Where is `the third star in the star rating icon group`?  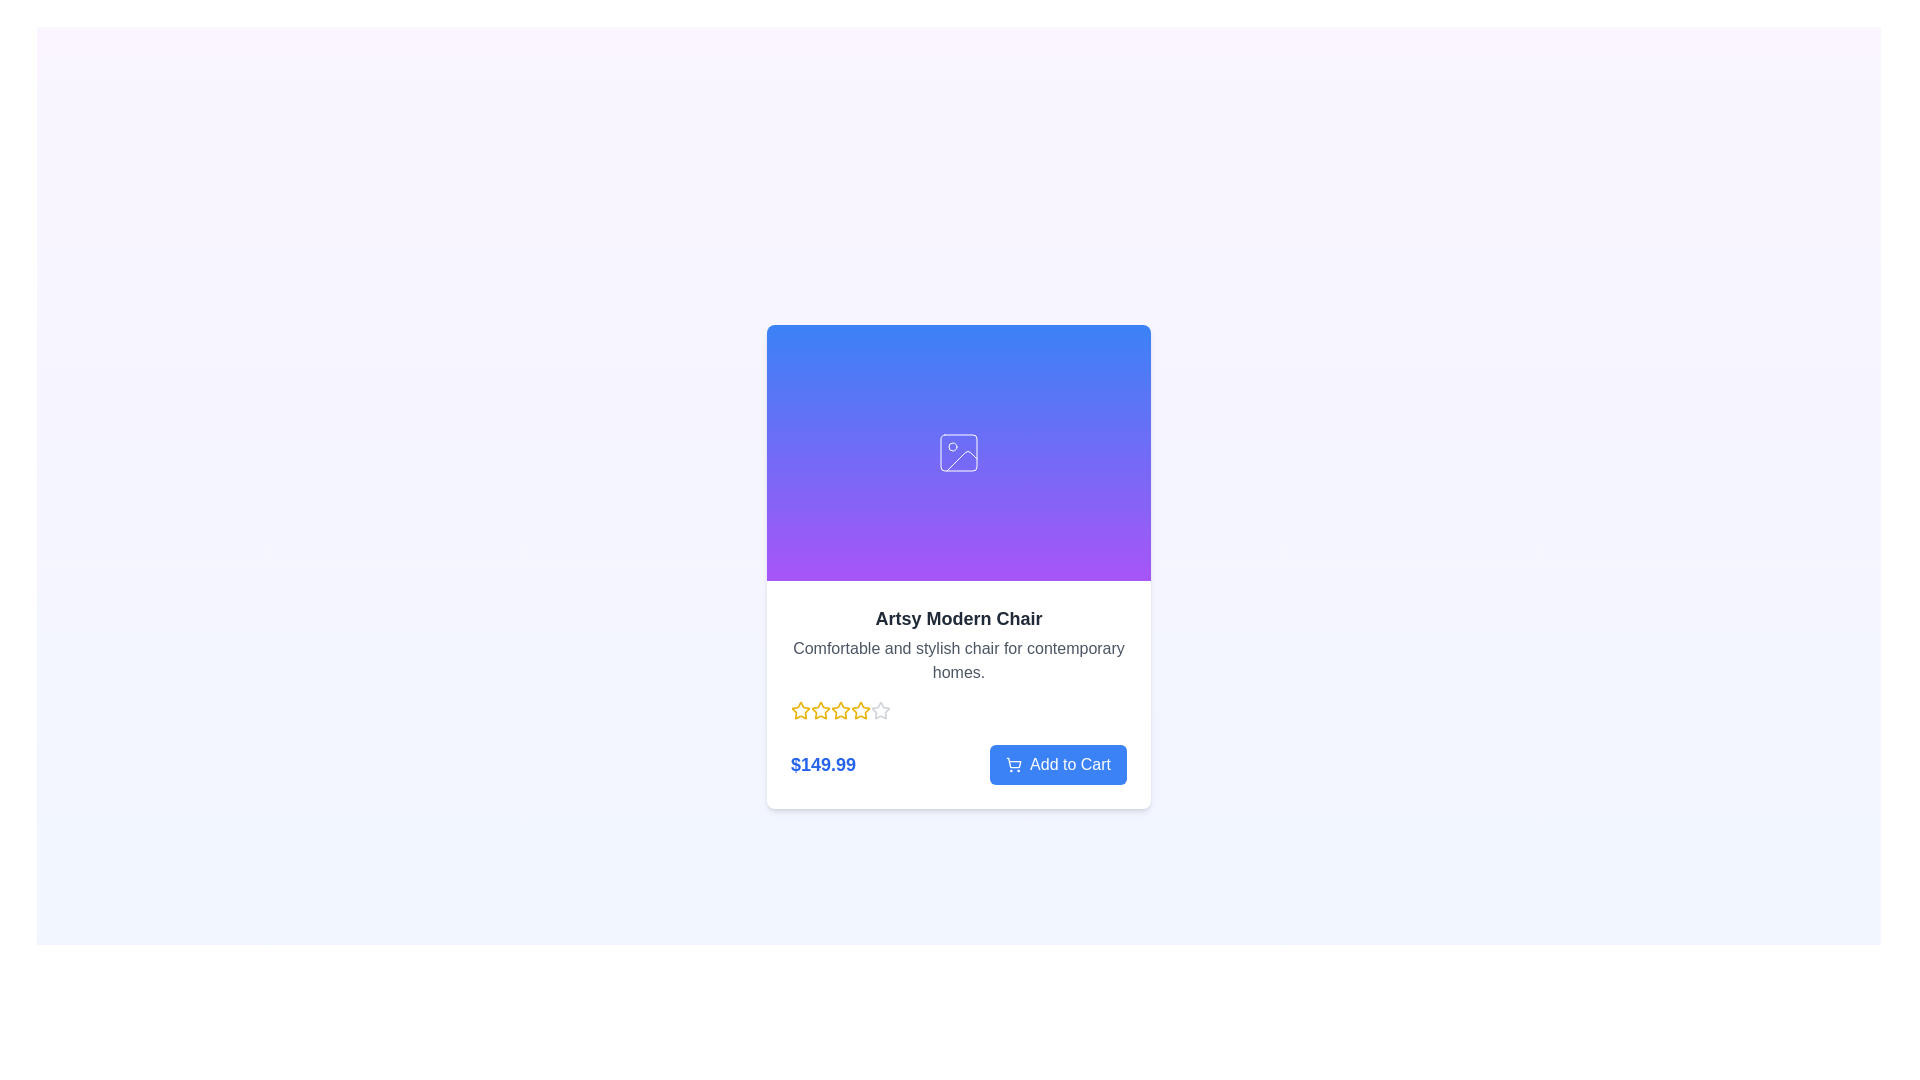 the third star in the star rating icon group is located at coordinates (820, 709).